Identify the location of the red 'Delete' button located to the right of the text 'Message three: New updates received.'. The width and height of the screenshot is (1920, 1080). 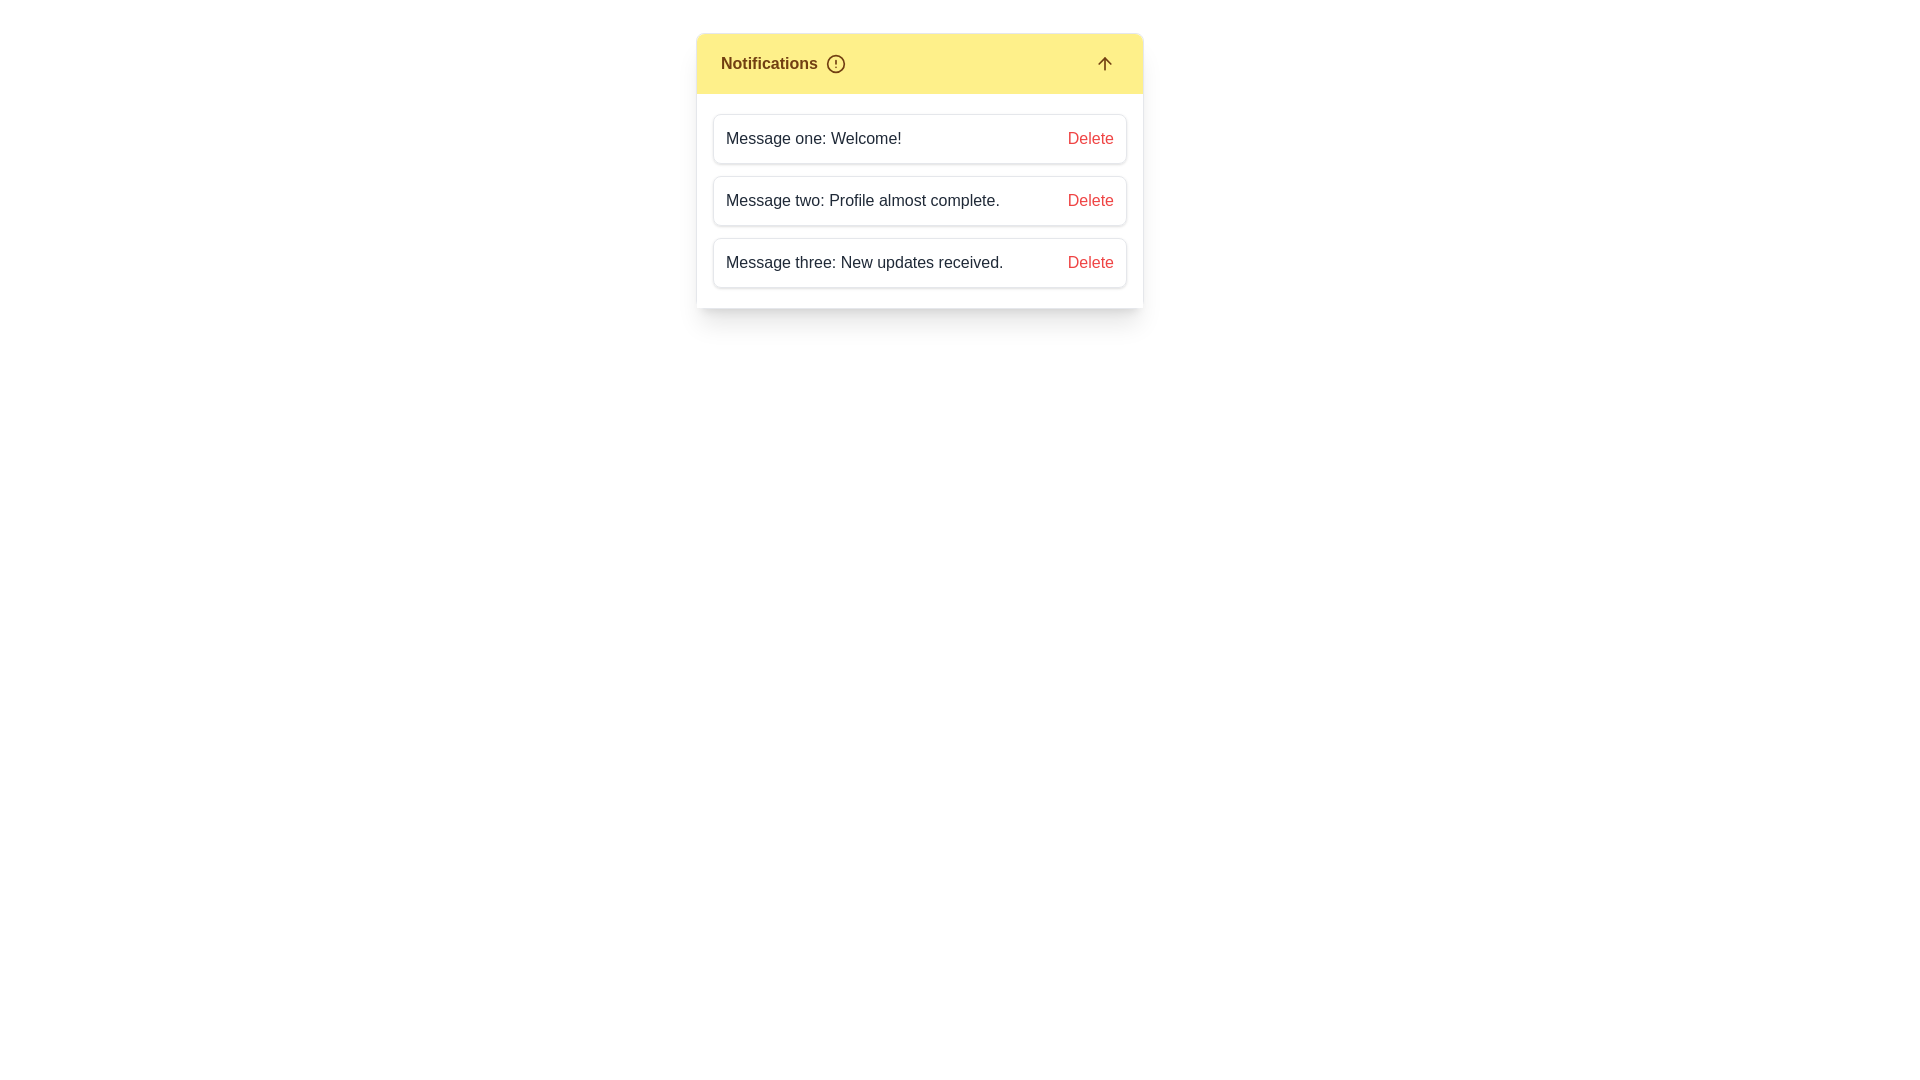
(1089, 261).